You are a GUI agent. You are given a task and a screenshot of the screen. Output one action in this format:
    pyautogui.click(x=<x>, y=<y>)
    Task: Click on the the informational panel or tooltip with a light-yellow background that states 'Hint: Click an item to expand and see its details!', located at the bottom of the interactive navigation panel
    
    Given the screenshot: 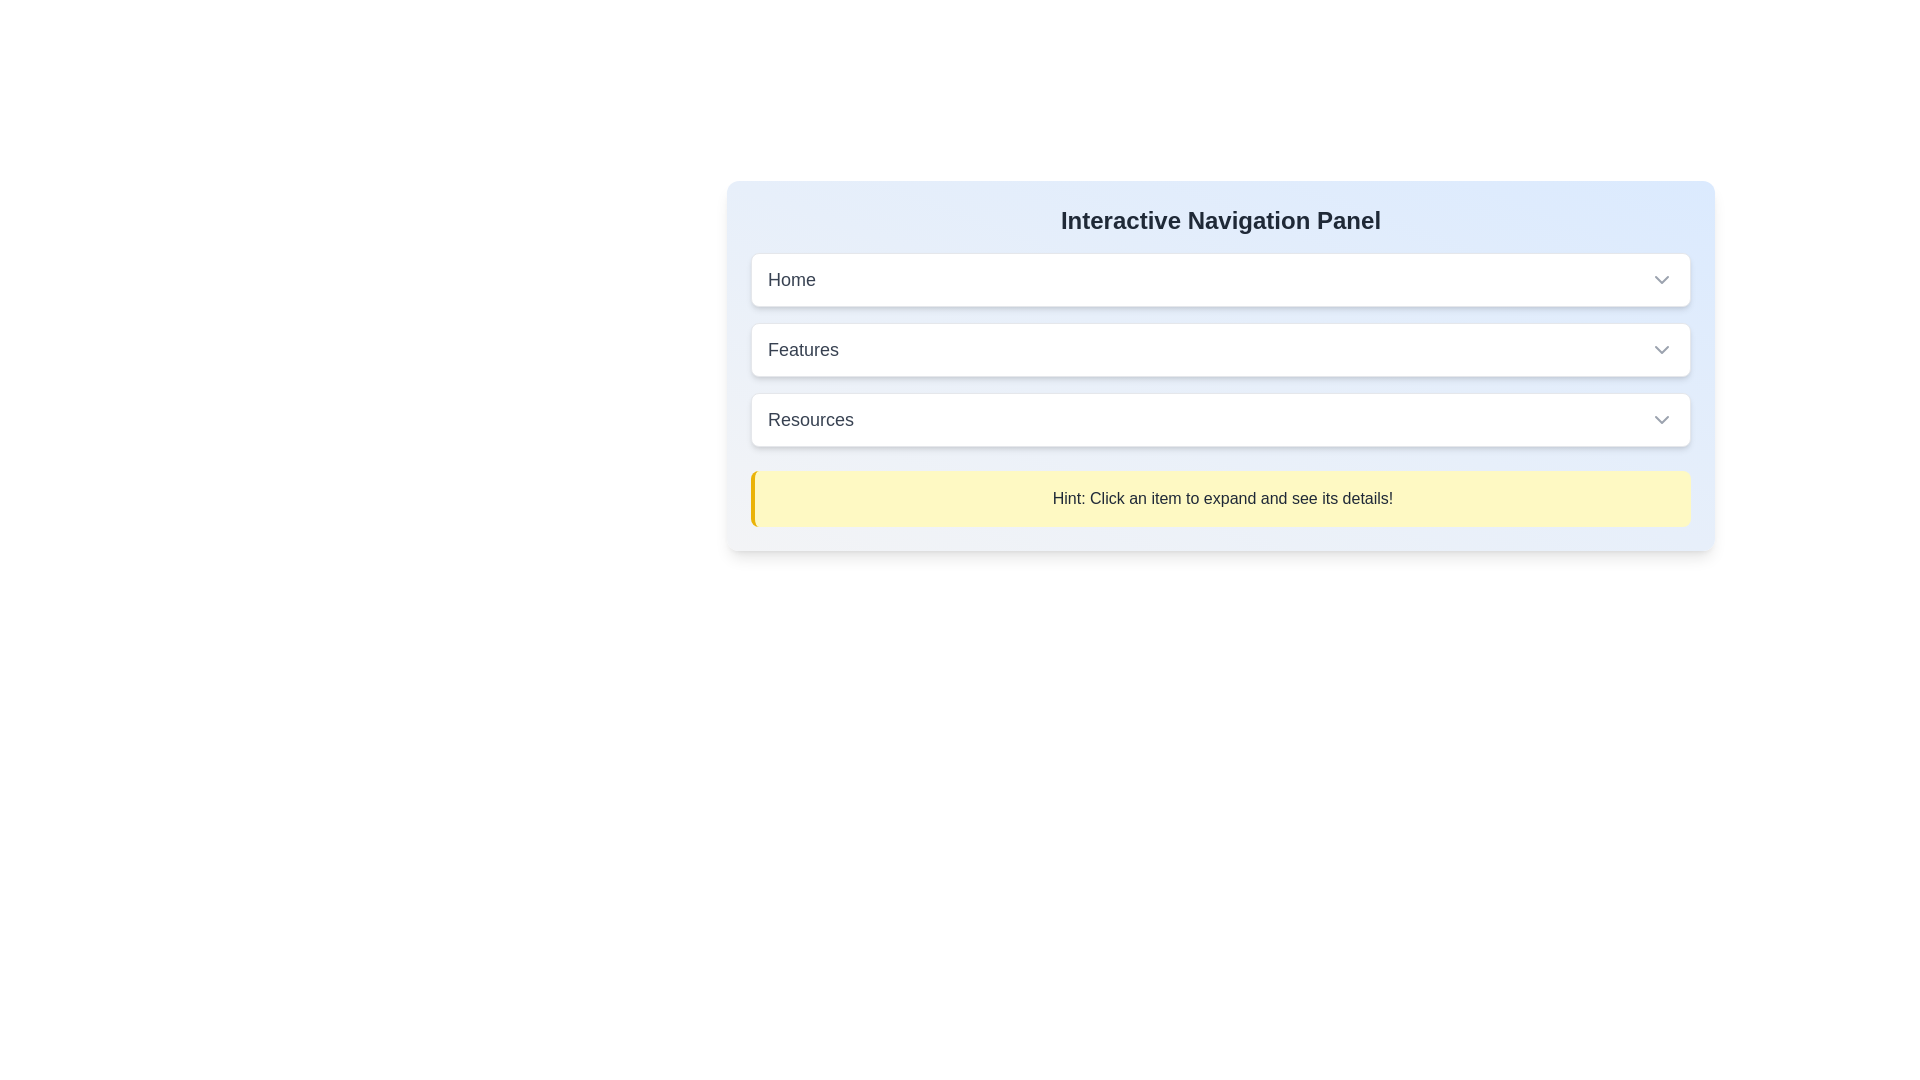 What is the action you would take?
    pyautogui.click(x=1219, y=497)
    